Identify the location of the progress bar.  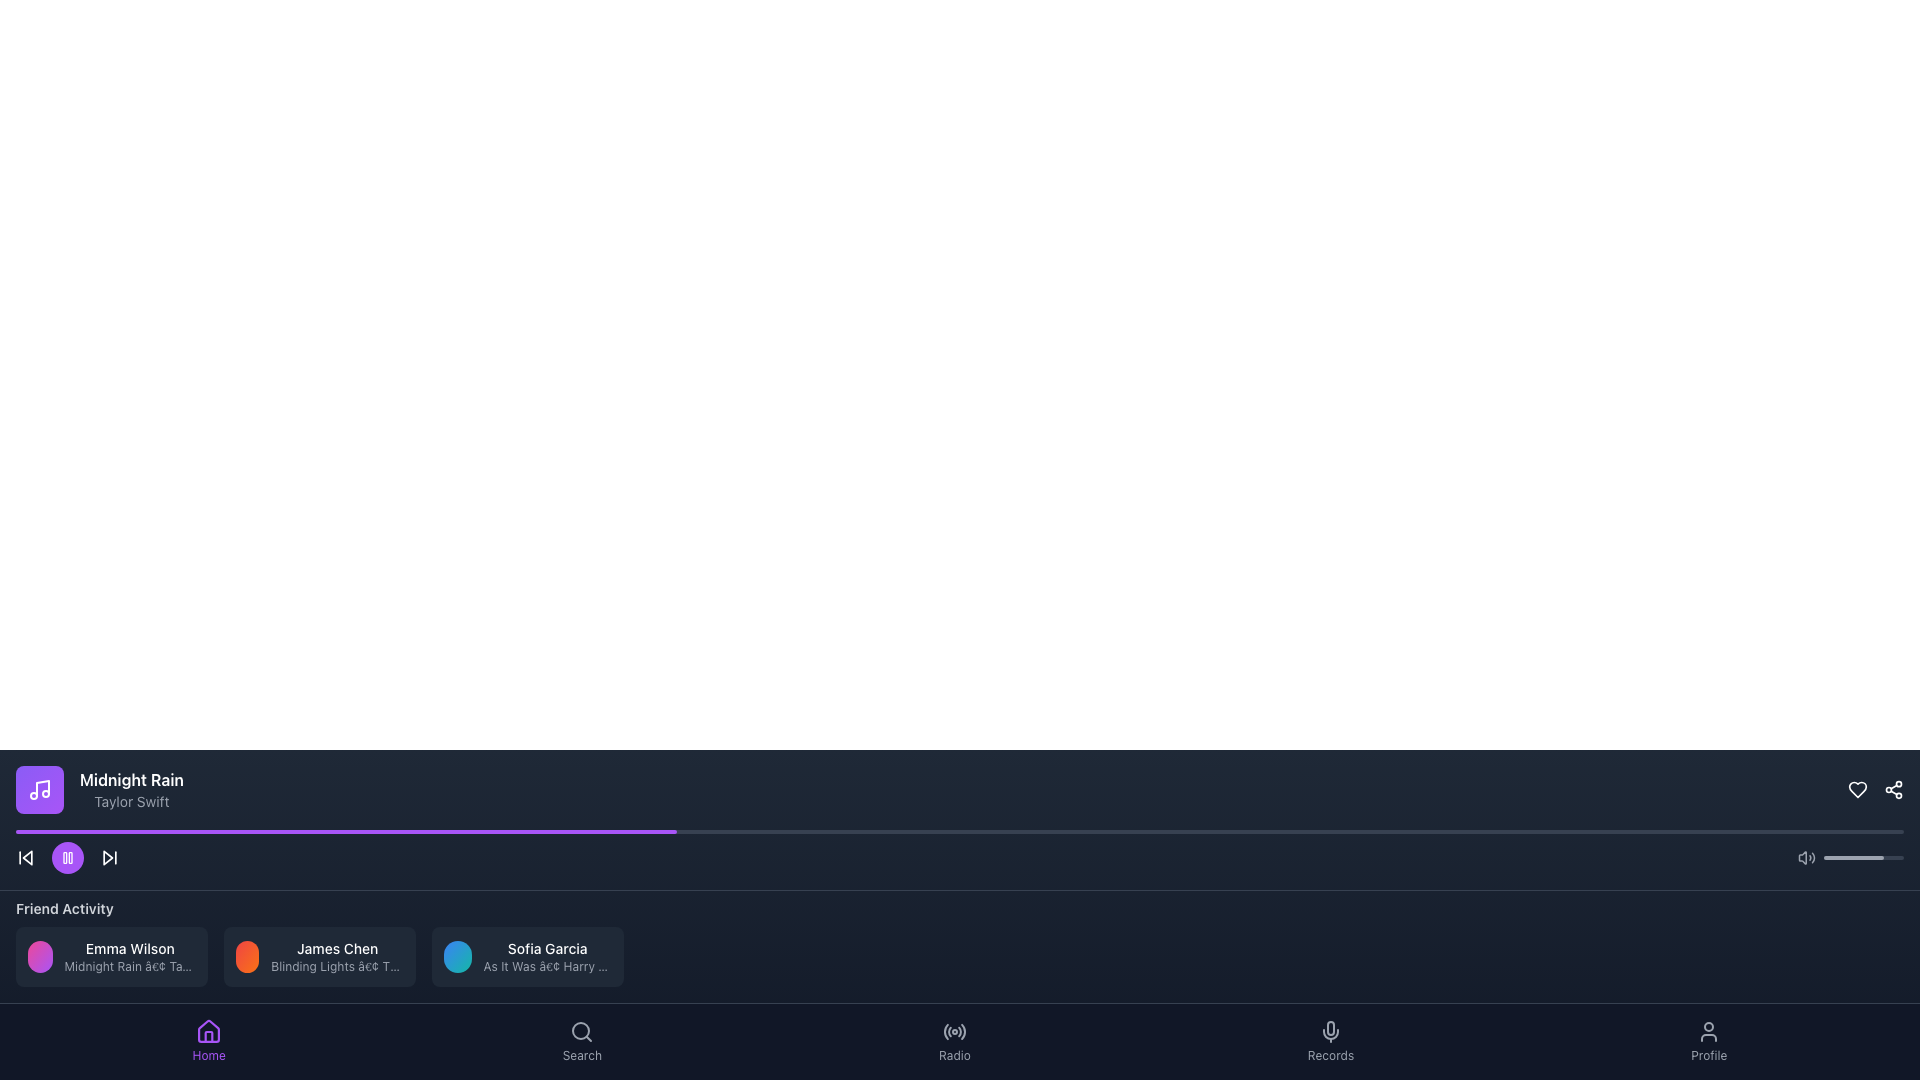
(1828, 832).